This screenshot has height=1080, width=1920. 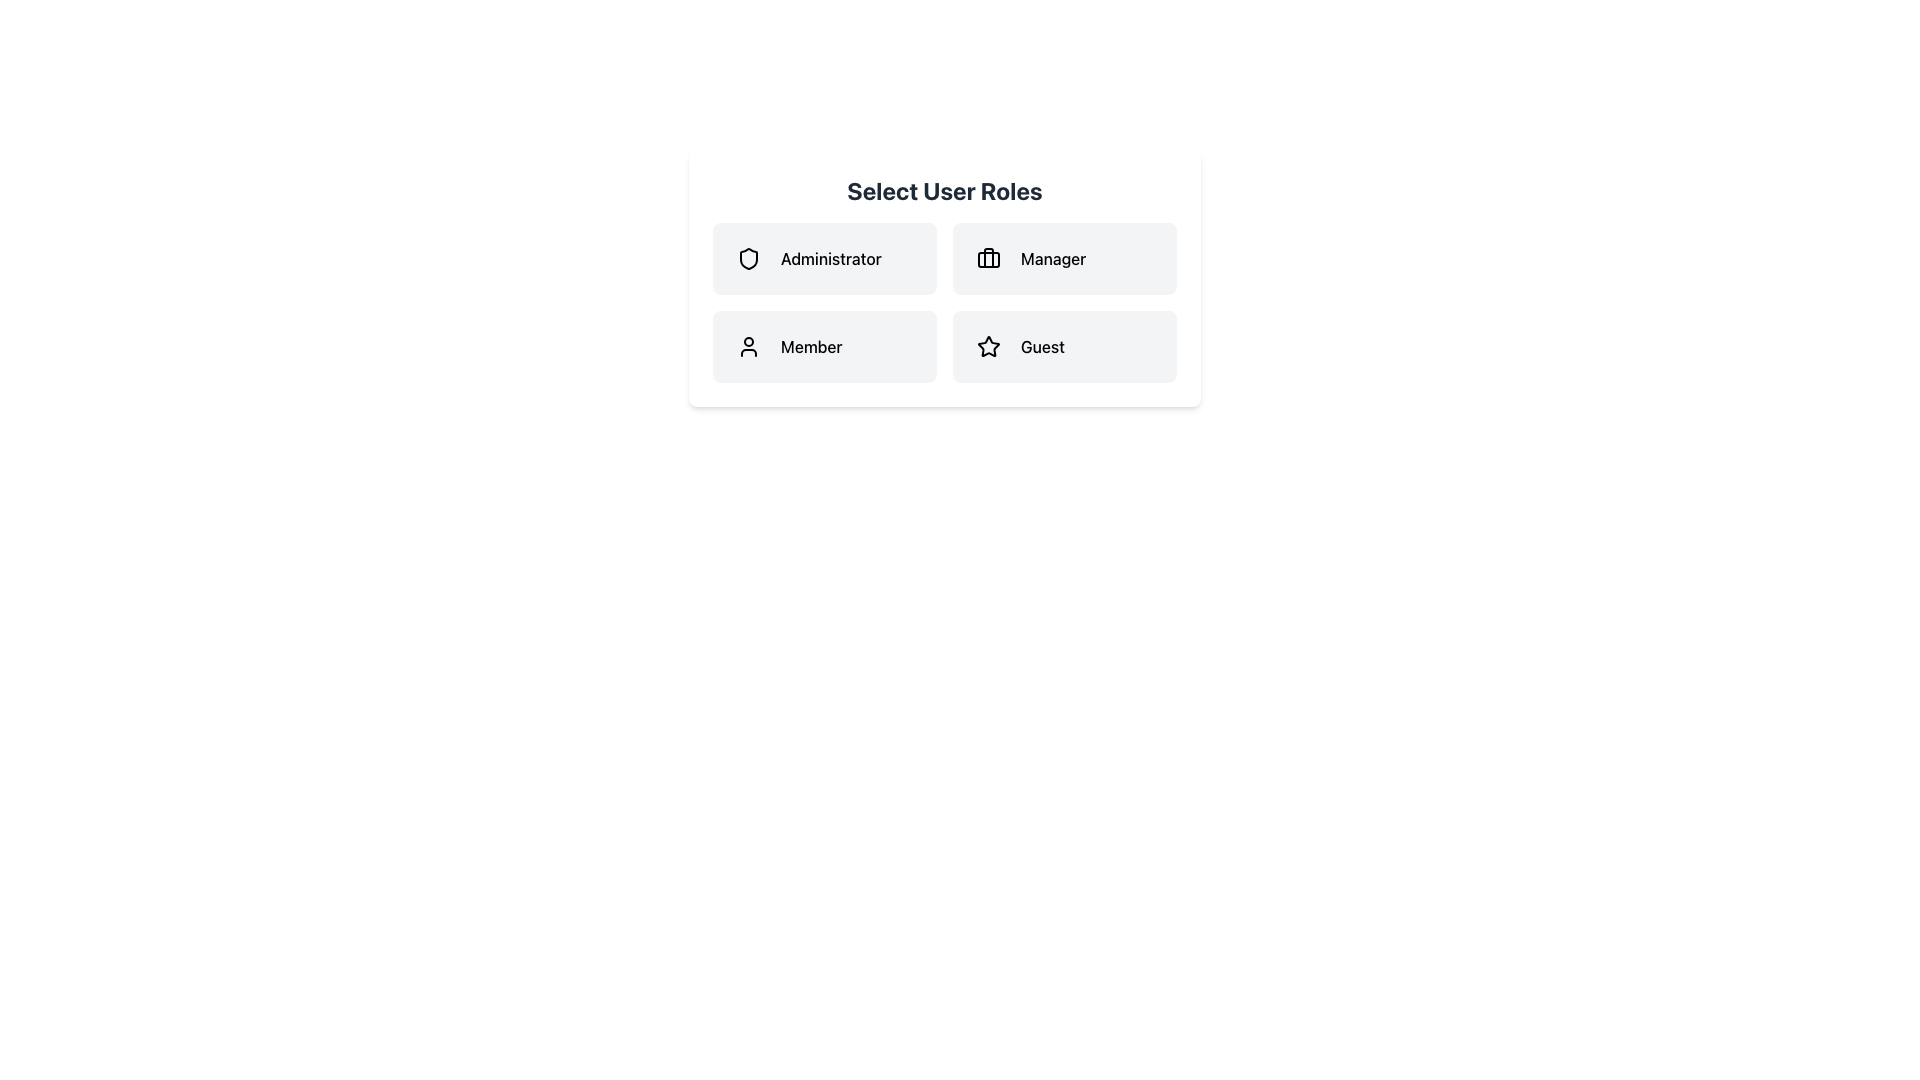 What do you see at coordinates (988, 346) in the screenshot?
I see `the decorative icon representing the 'Guest' role, which is the leftmost component in the 'Guest' role option, aligned alongside the text 'Guest'` at bounding box center [988, 346].